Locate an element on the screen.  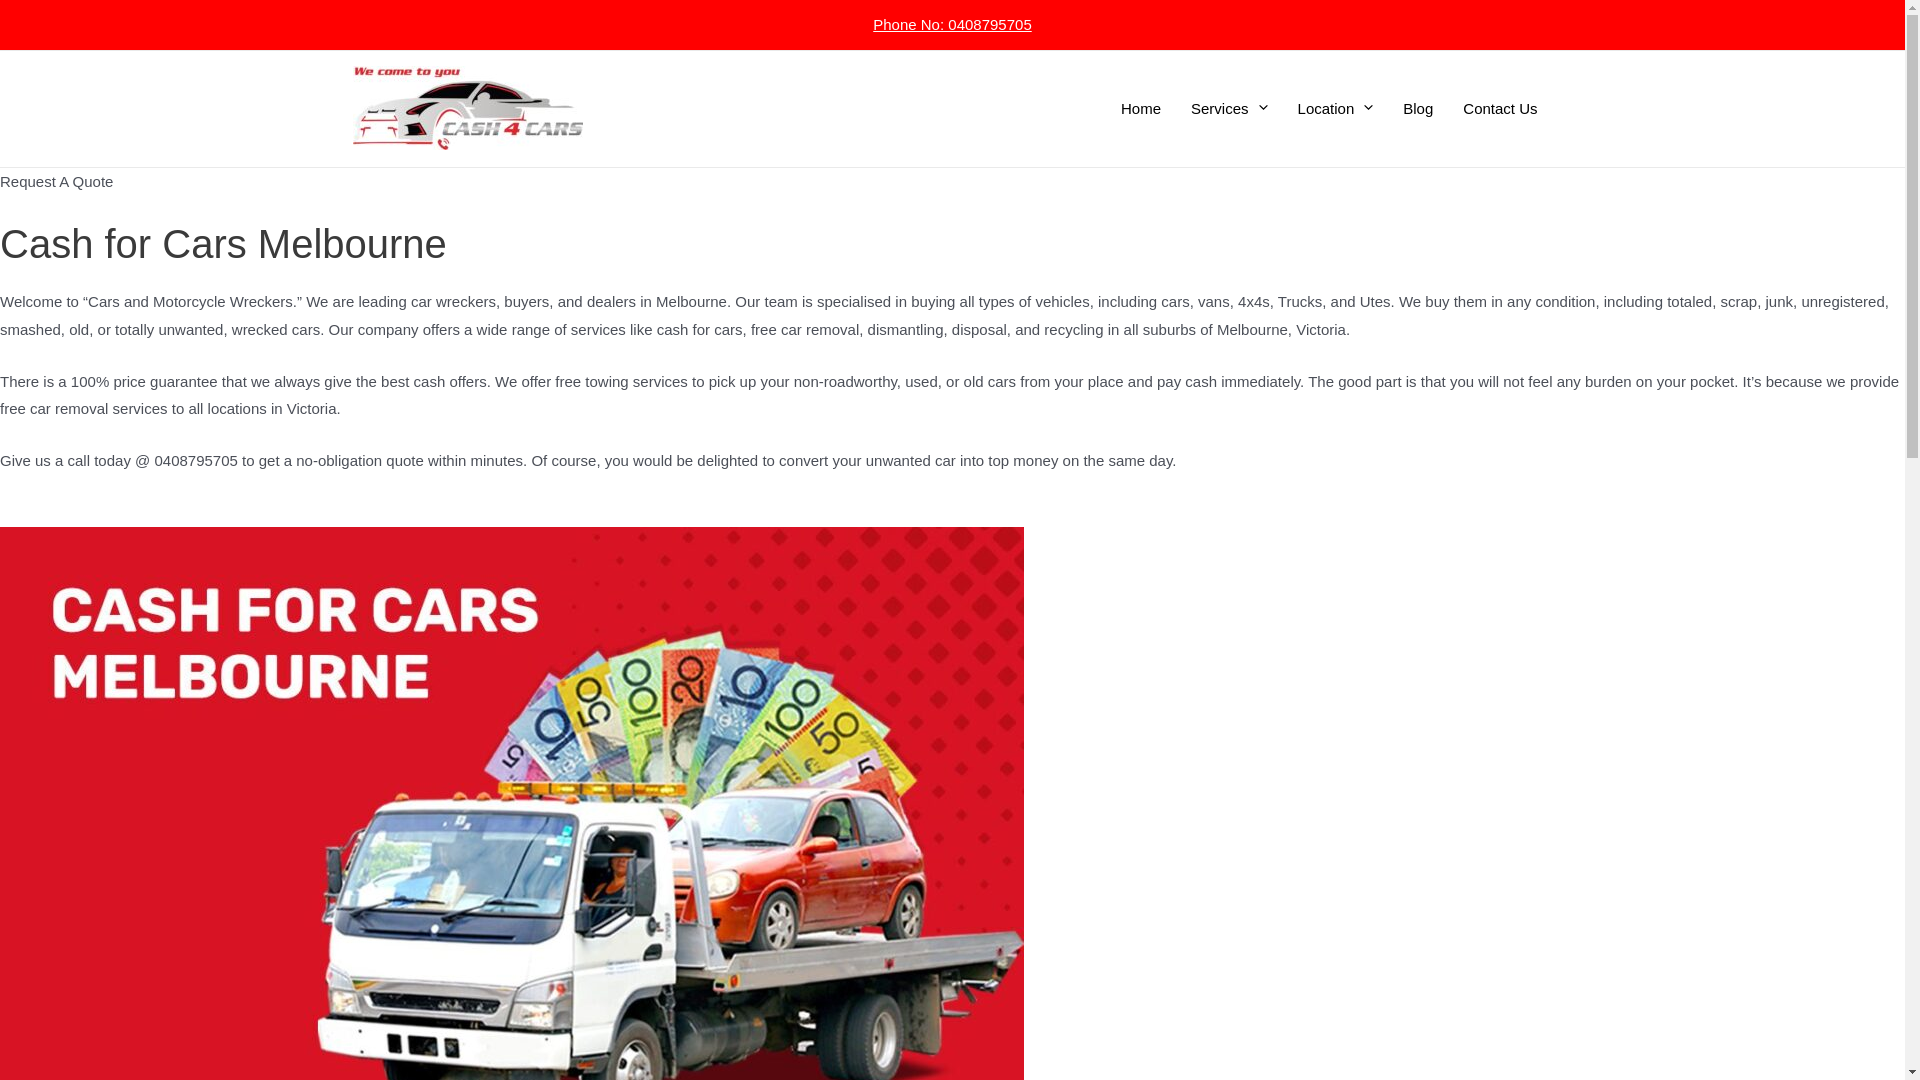
'Blog' is located at coordinates (1416, 108).